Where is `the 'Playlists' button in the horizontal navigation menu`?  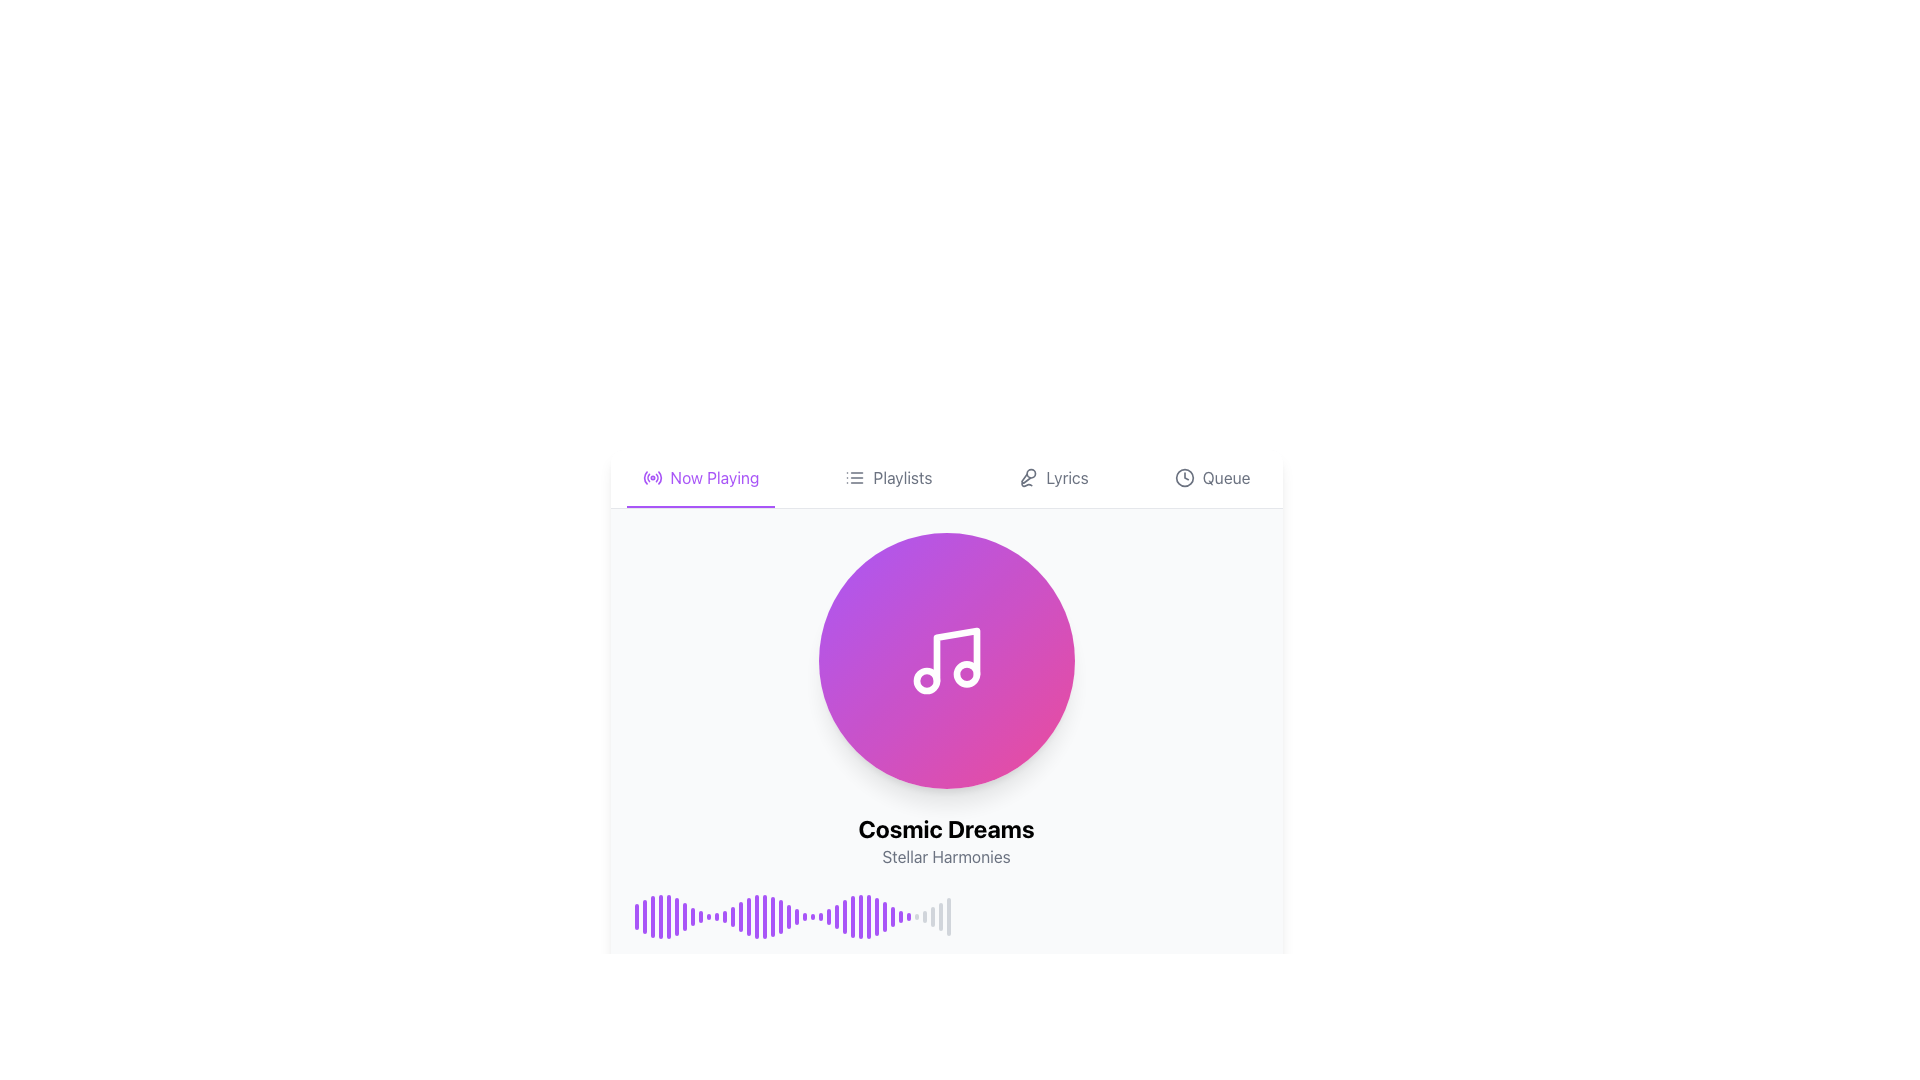
the 'Playlists' button in the horizontal navigation menu is located at coordinates (887, 478).